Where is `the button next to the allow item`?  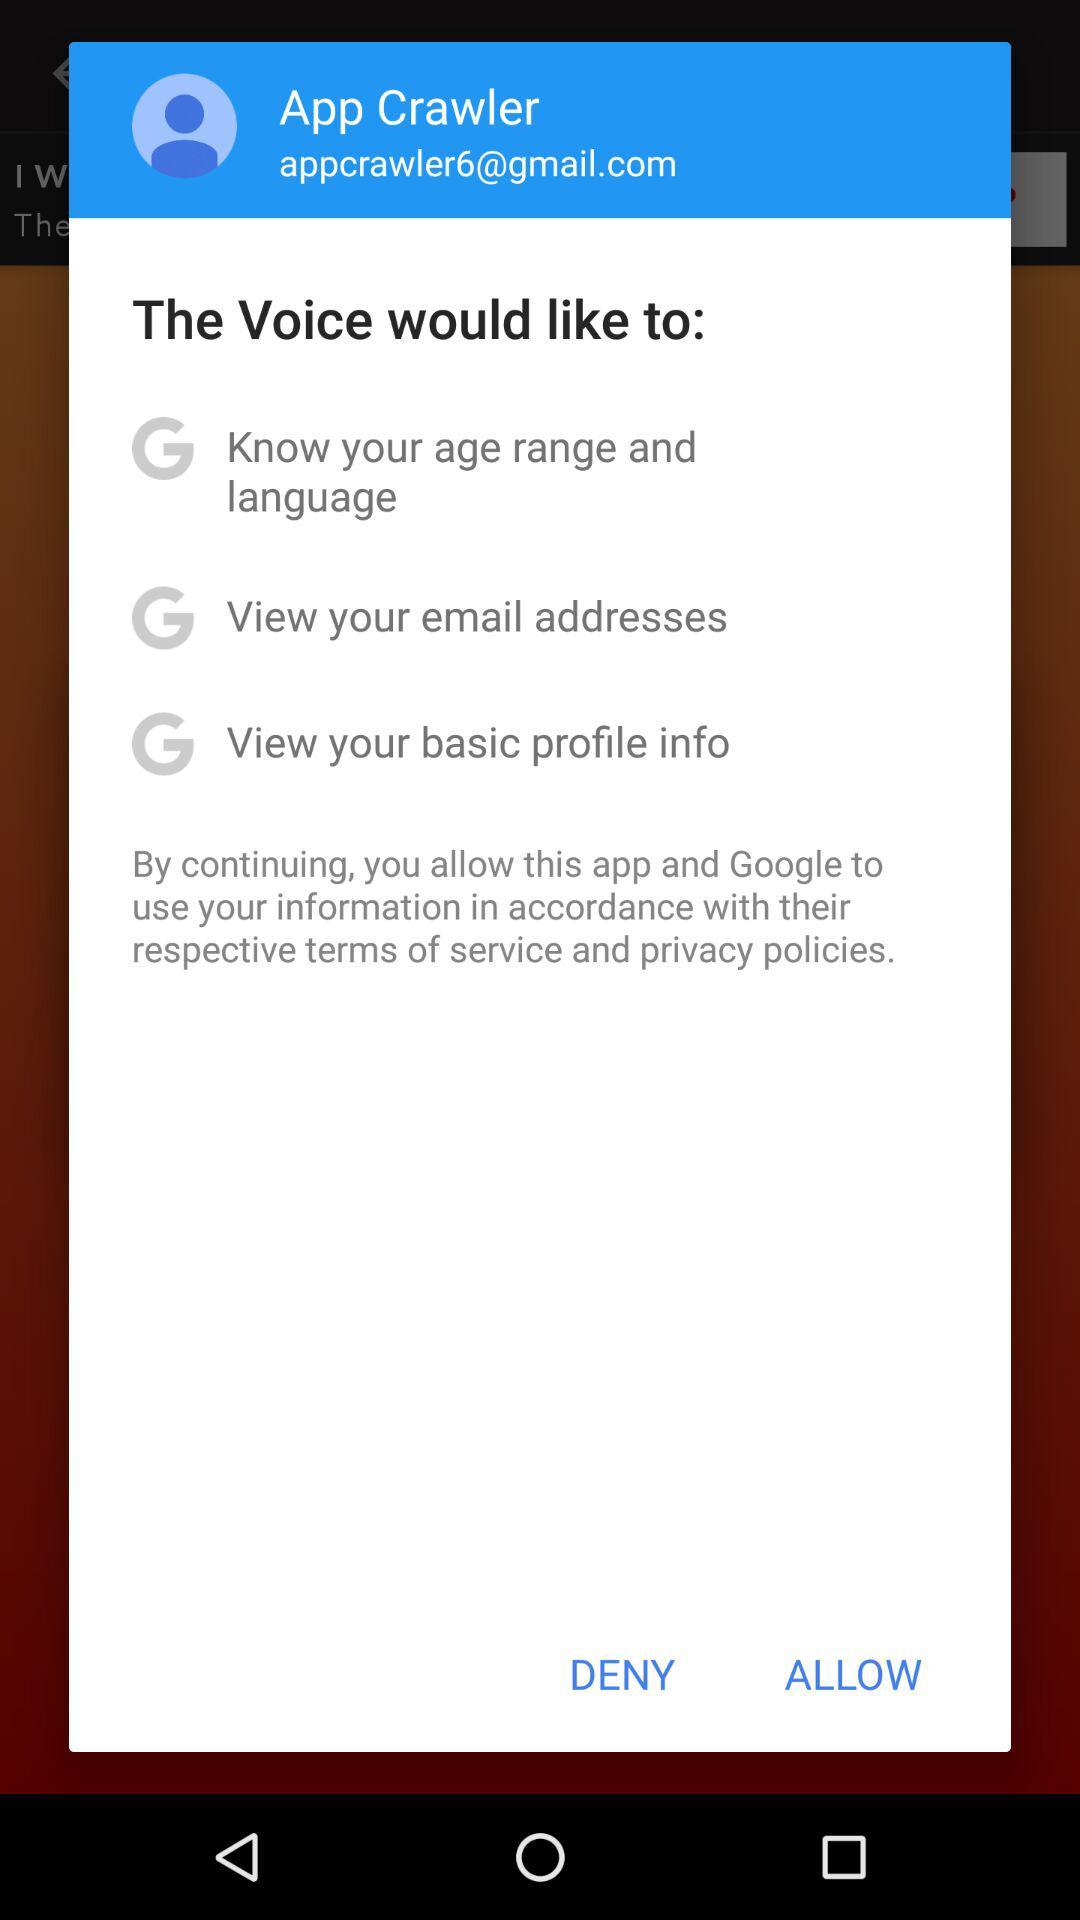
the button next to the allow item is located at coordinates (621, 1673).